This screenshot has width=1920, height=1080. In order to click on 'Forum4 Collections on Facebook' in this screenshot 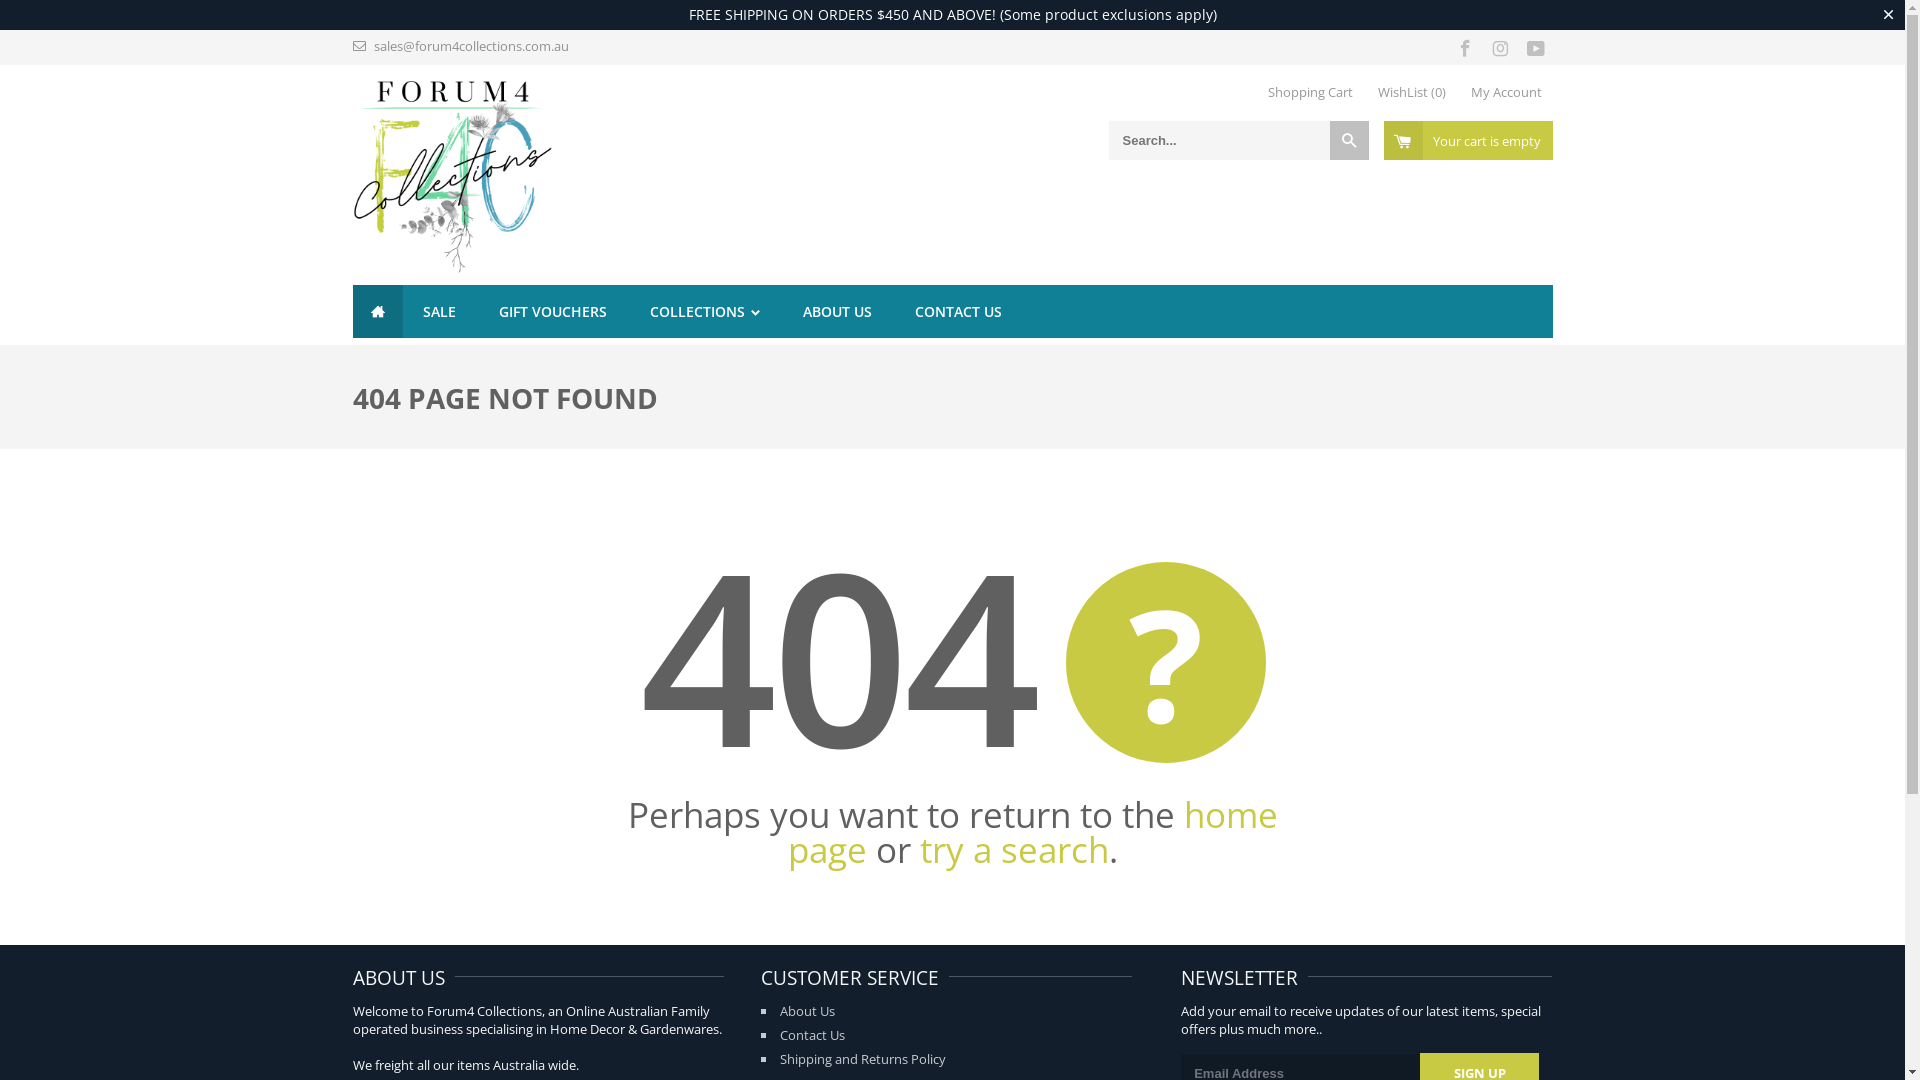, I will do `click(1465, 45)`.